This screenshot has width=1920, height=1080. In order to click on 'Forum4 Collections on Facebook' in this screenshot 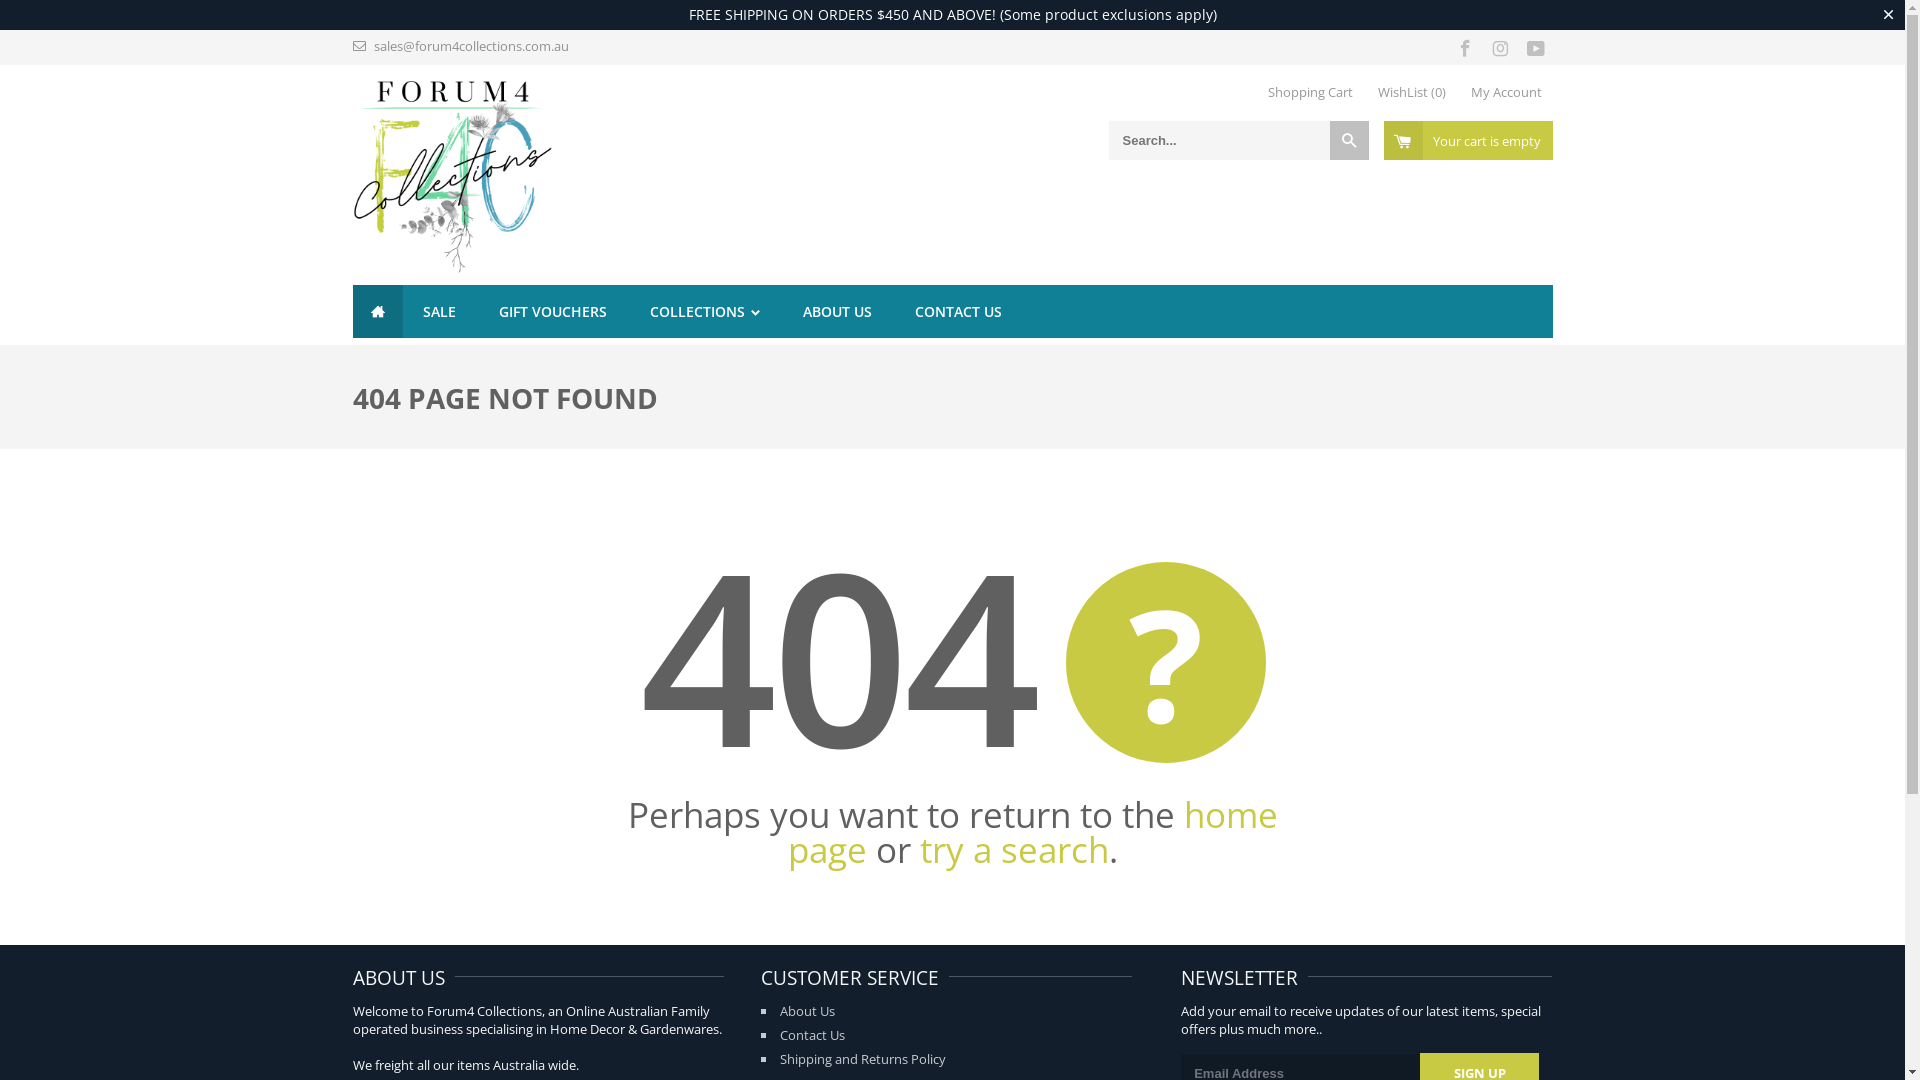, I will do `click(1465, 45)`.